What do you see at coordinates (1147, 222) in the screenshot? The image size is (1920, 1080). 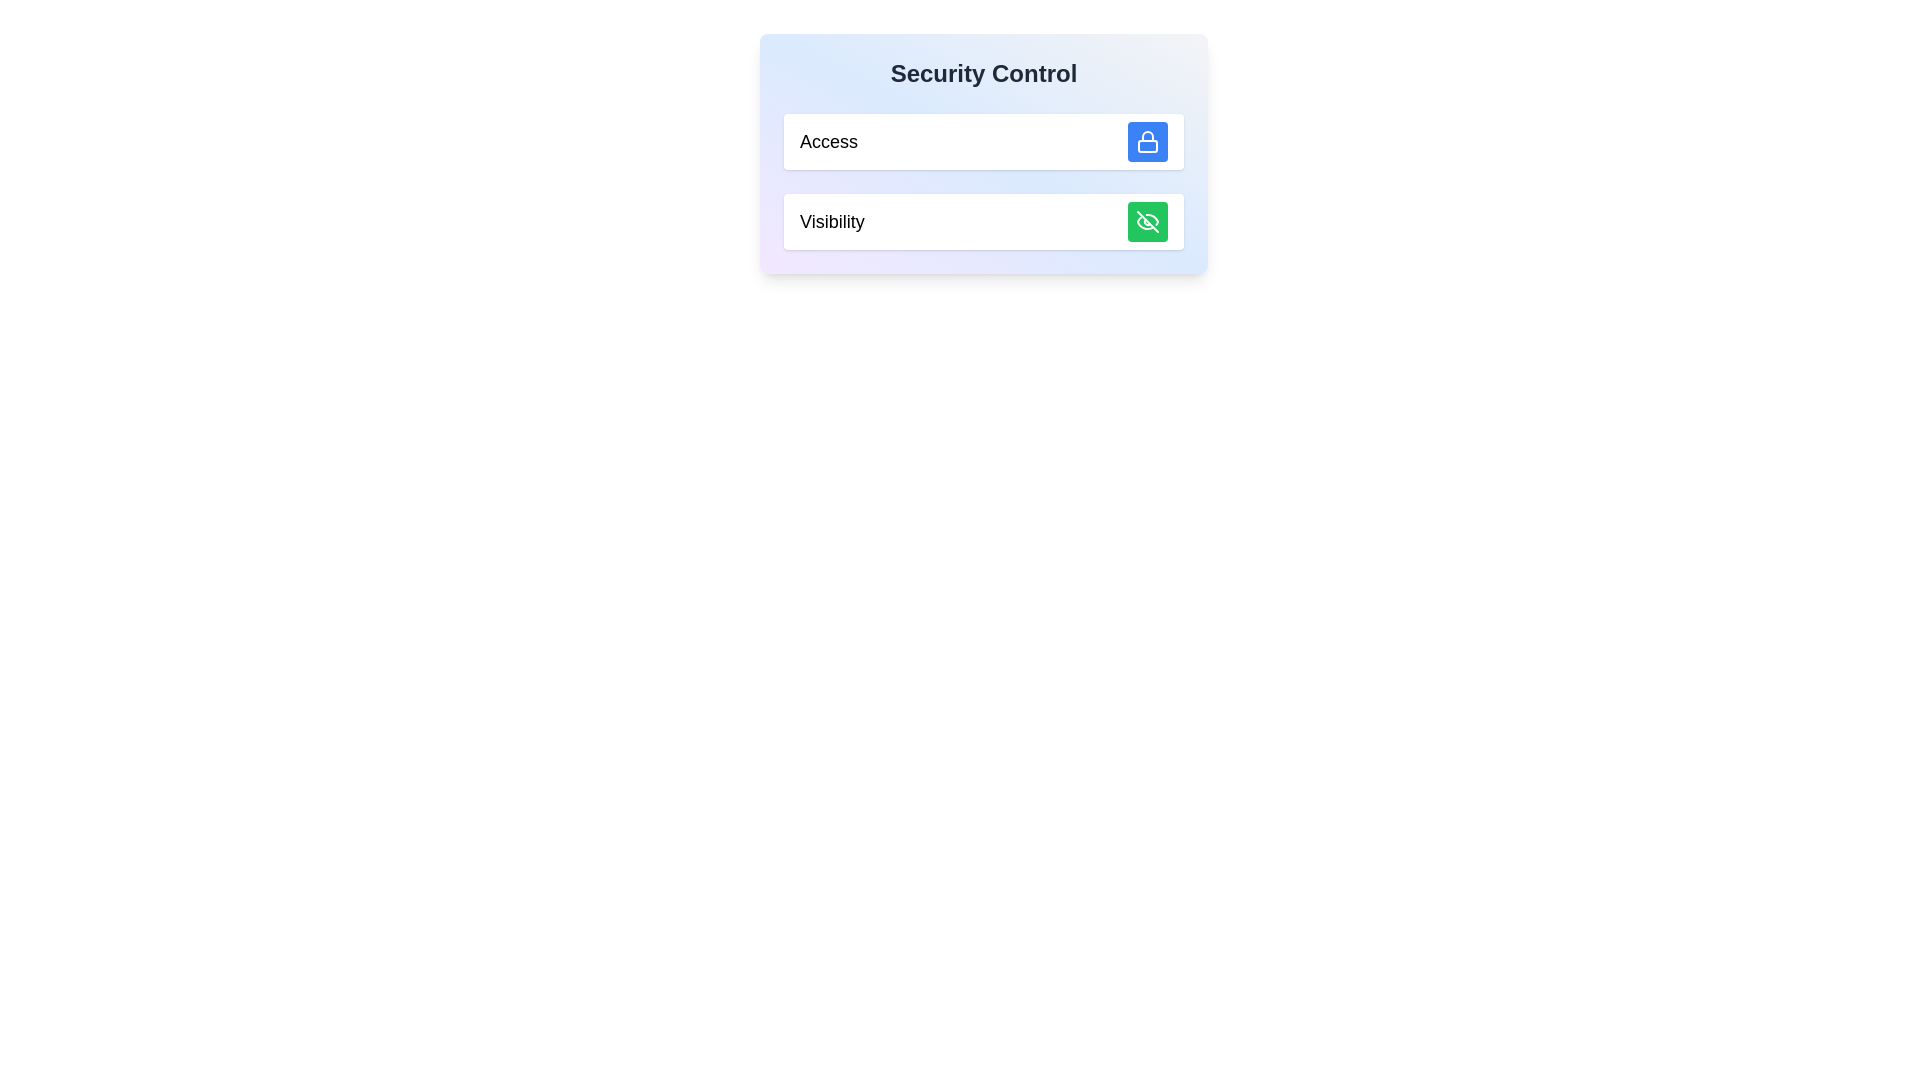 I see `the toggle button on the far right of the 'Visibility' section in the 'Security Control' panel` at bounding box center [1147, 222].